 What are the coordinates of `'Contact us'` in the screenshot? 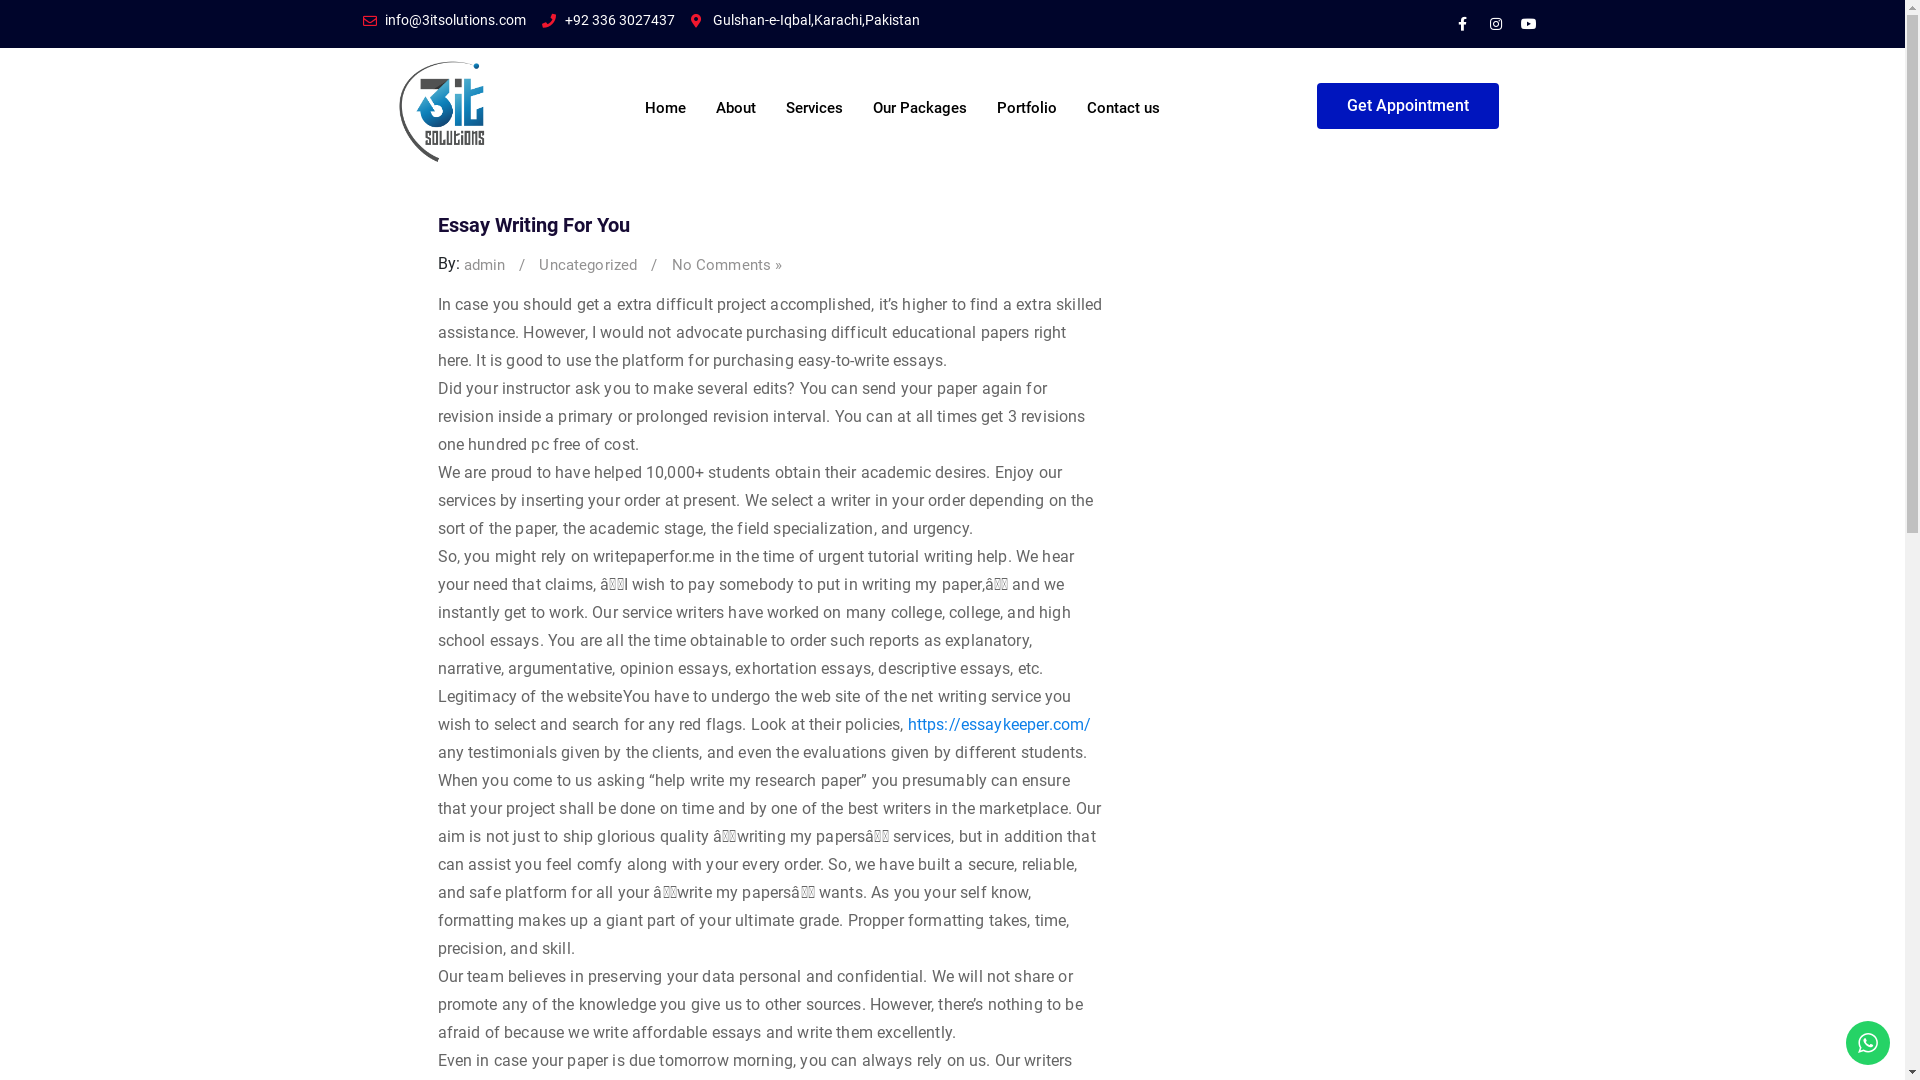 It's located at (1123, 97).